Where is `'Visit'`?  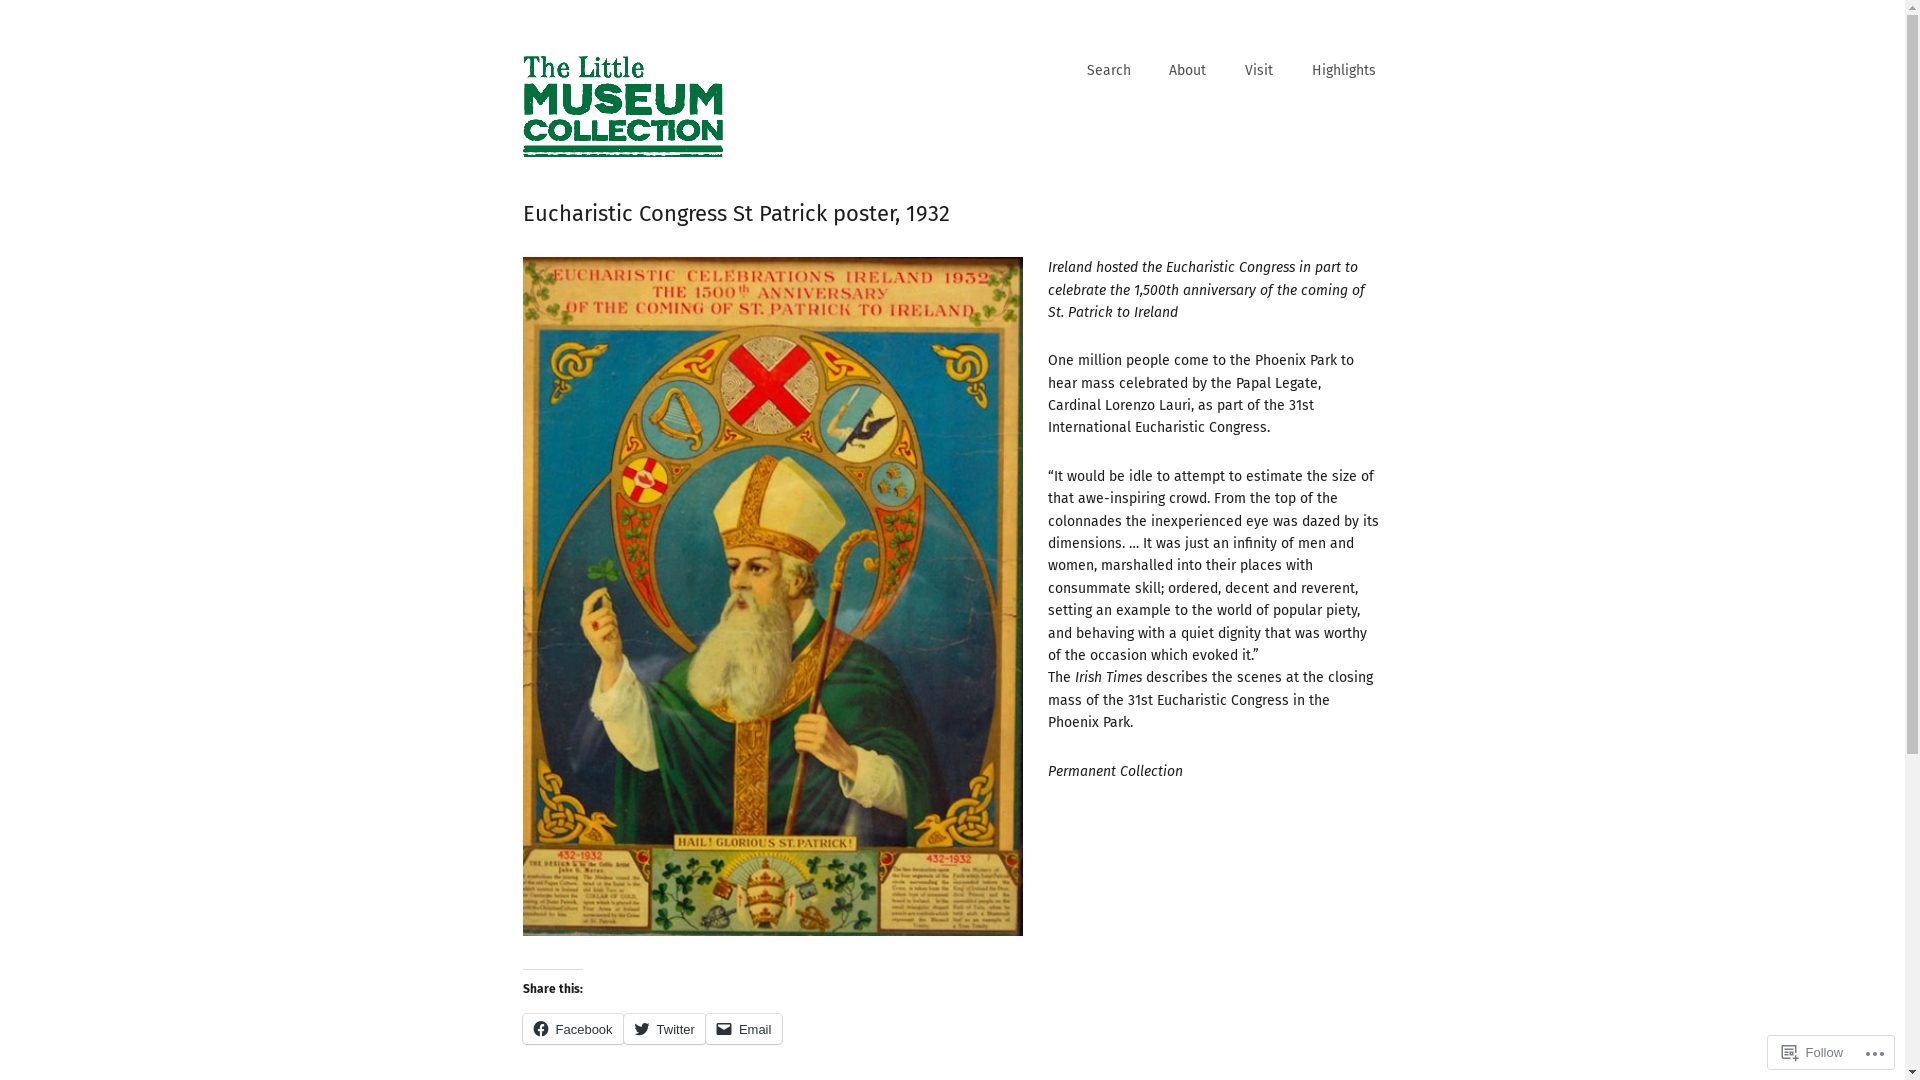 'Visit' is located at coordinates (1257, 70).